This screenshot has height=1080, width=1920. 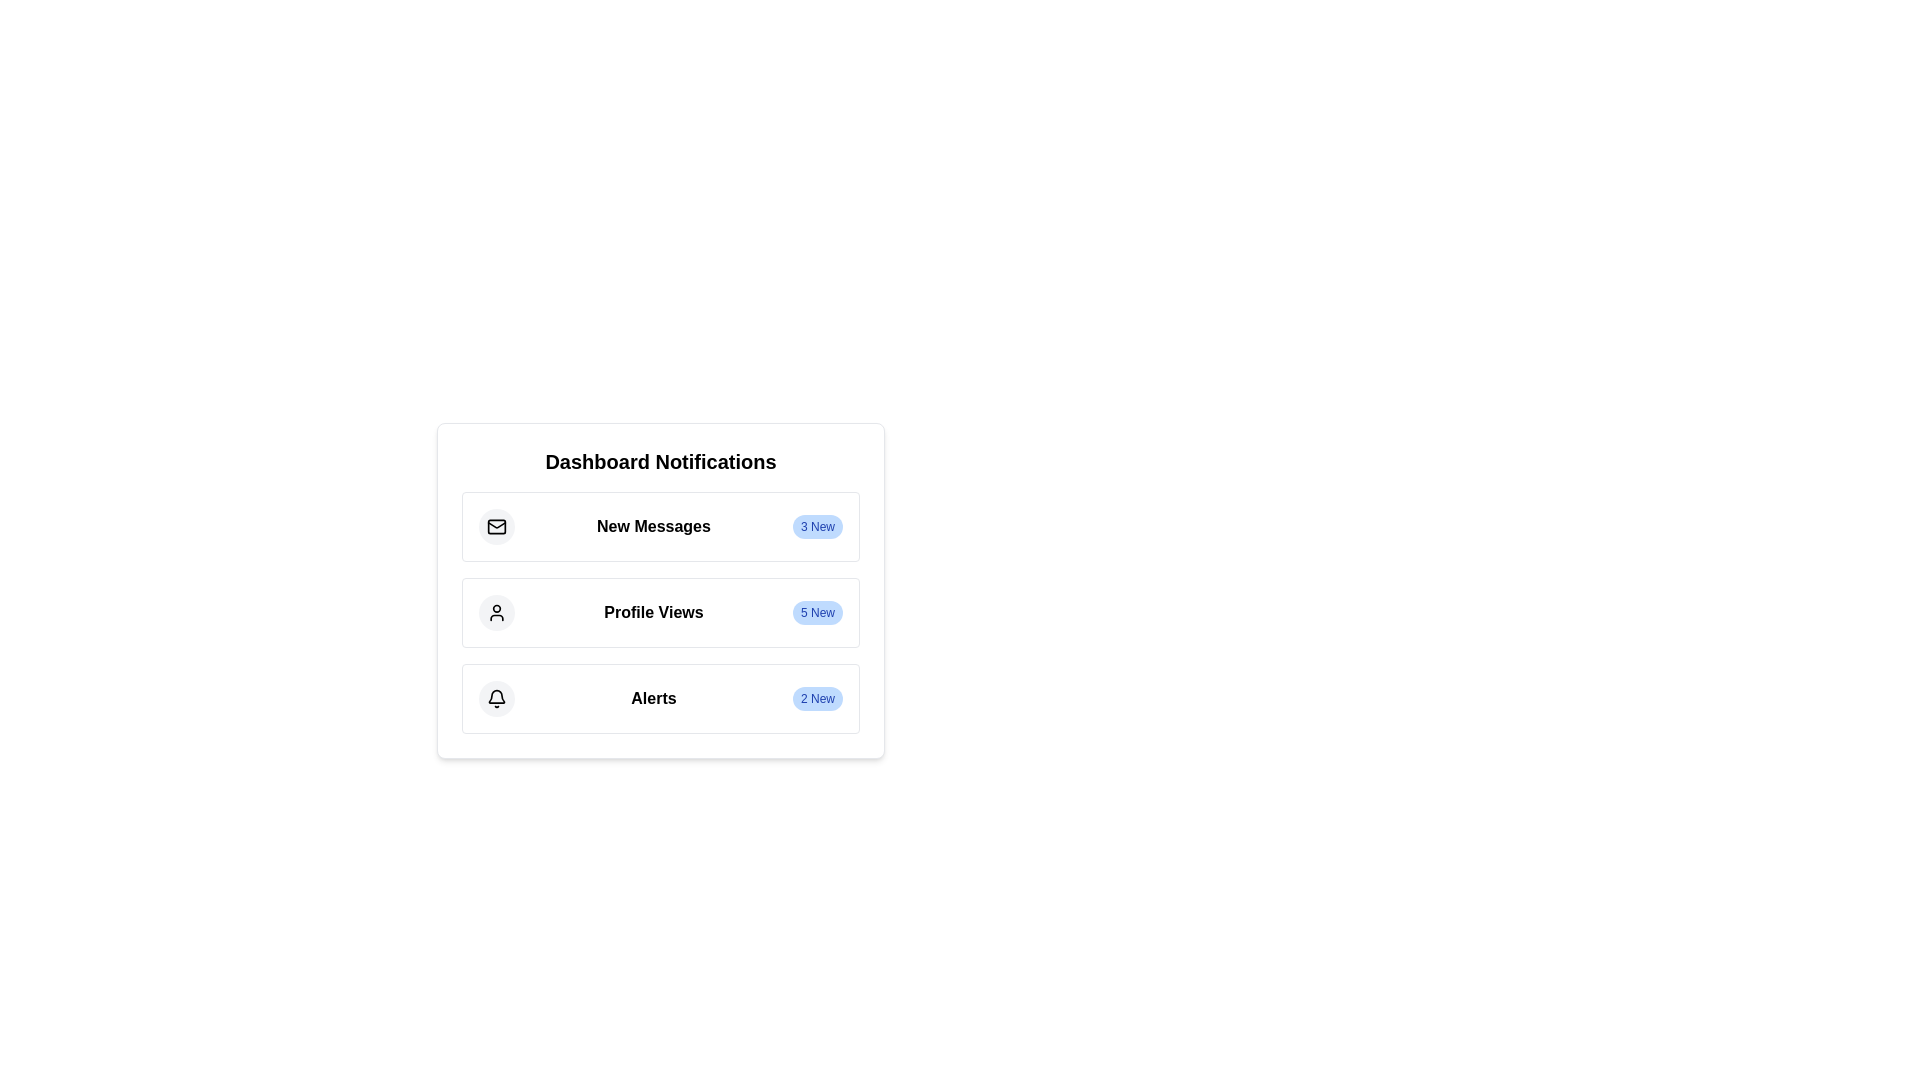 I want to click on the badge within the categorized notification sections of the 'Dashboard Notifications' card to acknowledge the notifications, so click(x=661, y=612).